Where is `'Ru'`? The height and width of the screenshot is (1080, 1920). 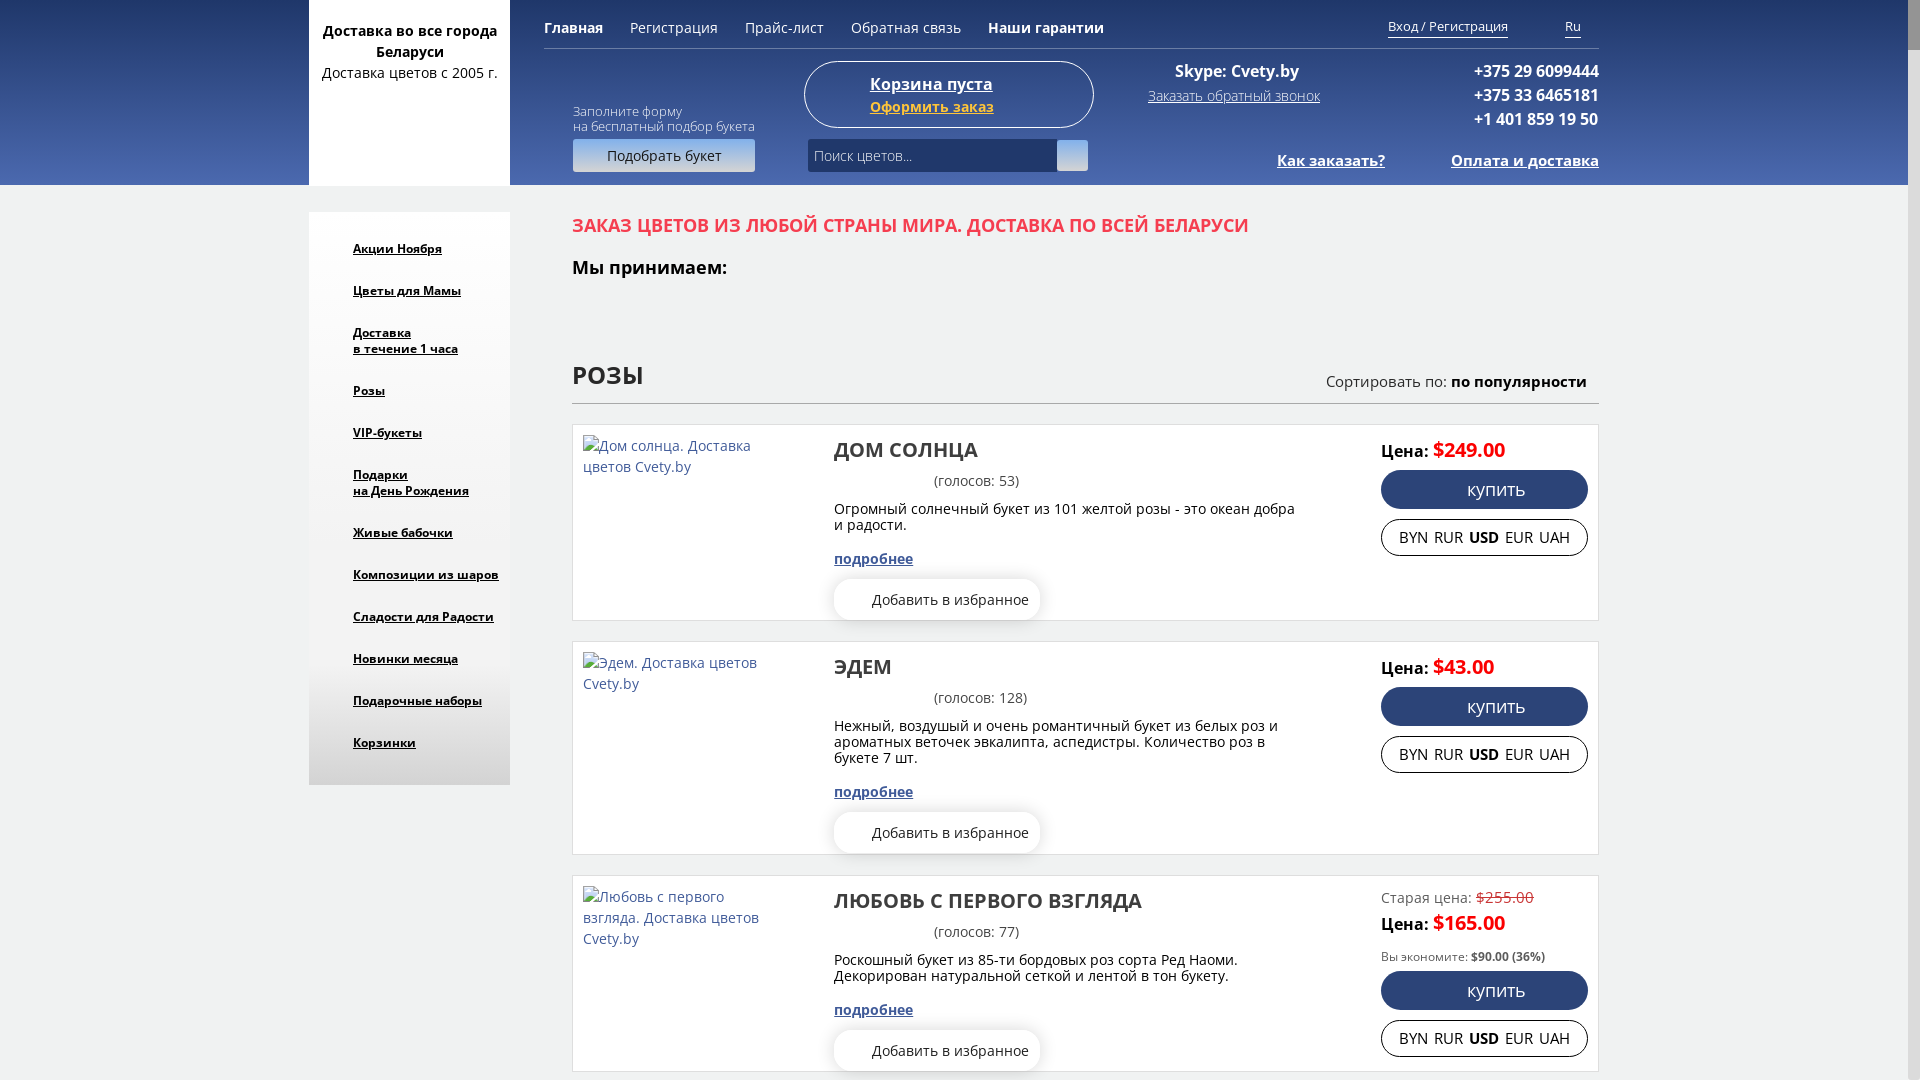
'Ru' is located at coordinates (1572, 27).